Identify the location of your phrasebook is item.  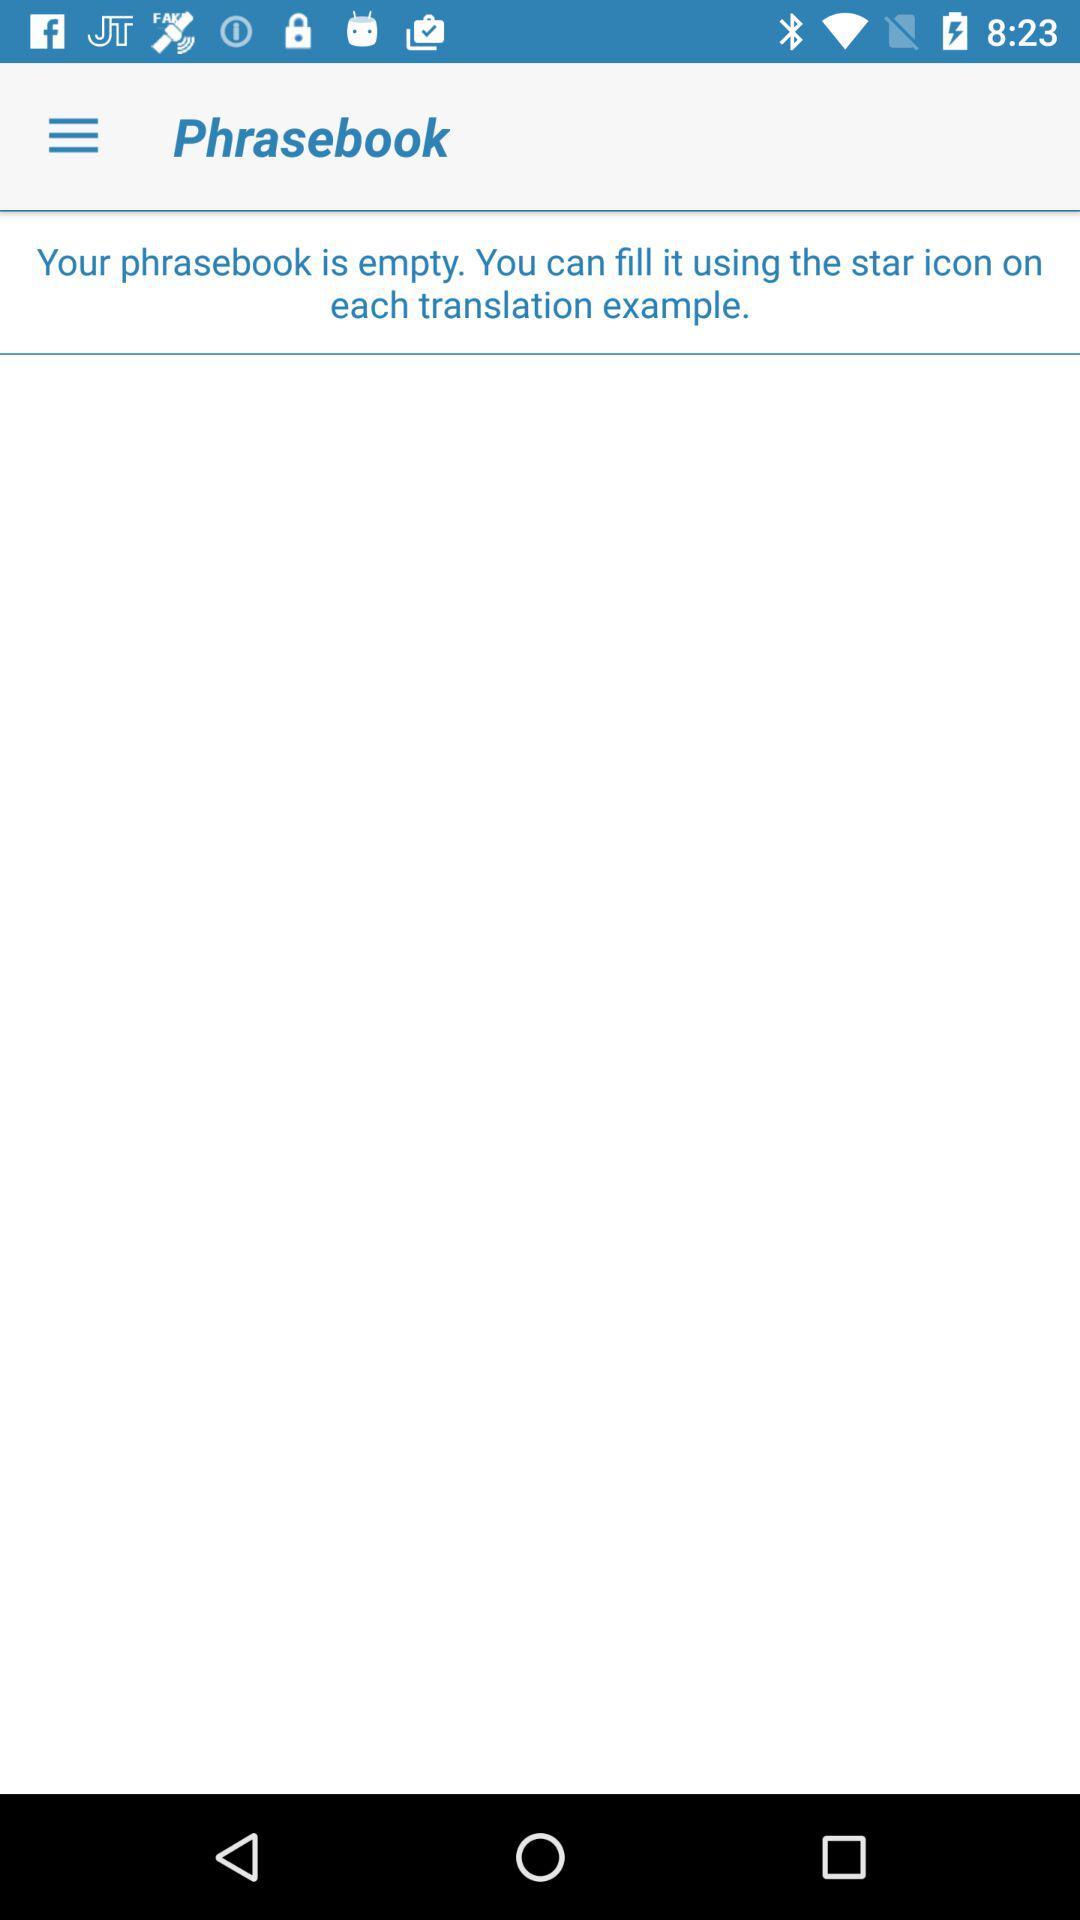
(540, 281).